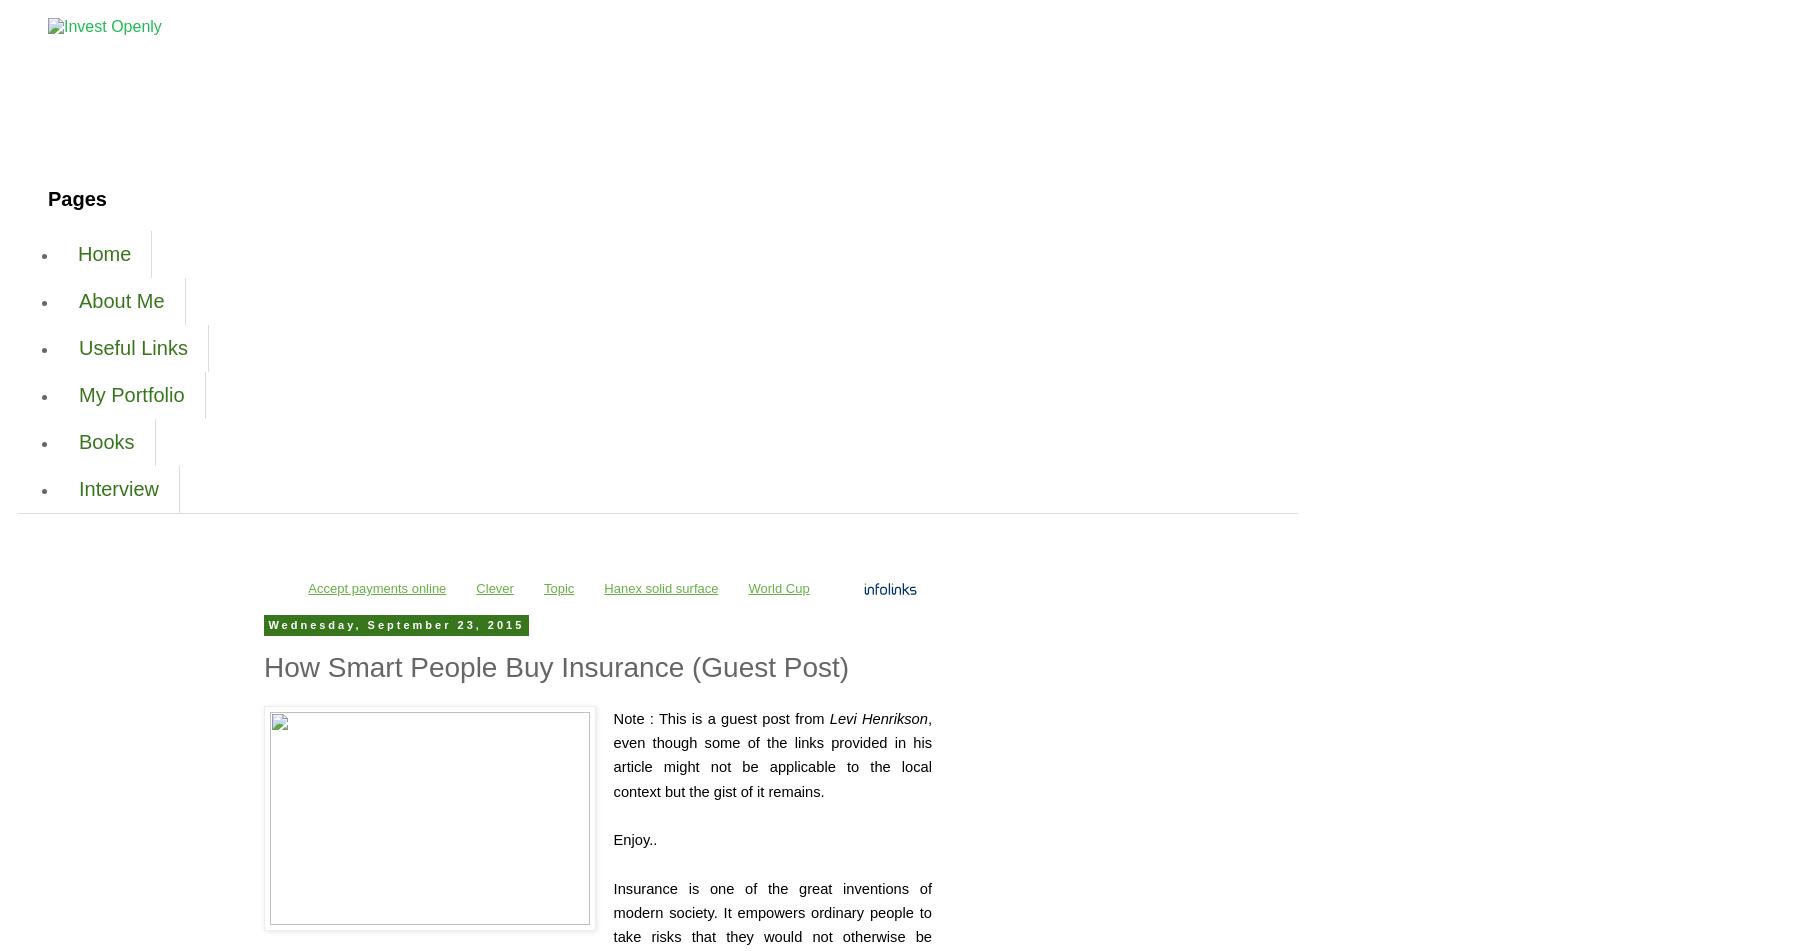 The image size is (1808, 951). What do you see at coordinates (105, 442) in the screenshot?
I see `'Books'` at bounding box center [105, 442].